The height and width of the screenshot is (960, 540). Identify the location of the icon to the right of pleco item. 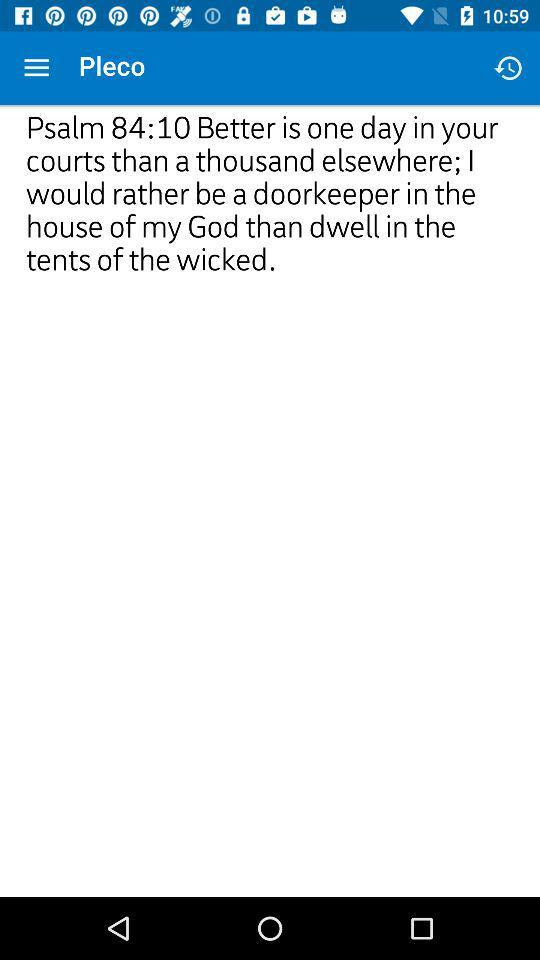
(508, 68).